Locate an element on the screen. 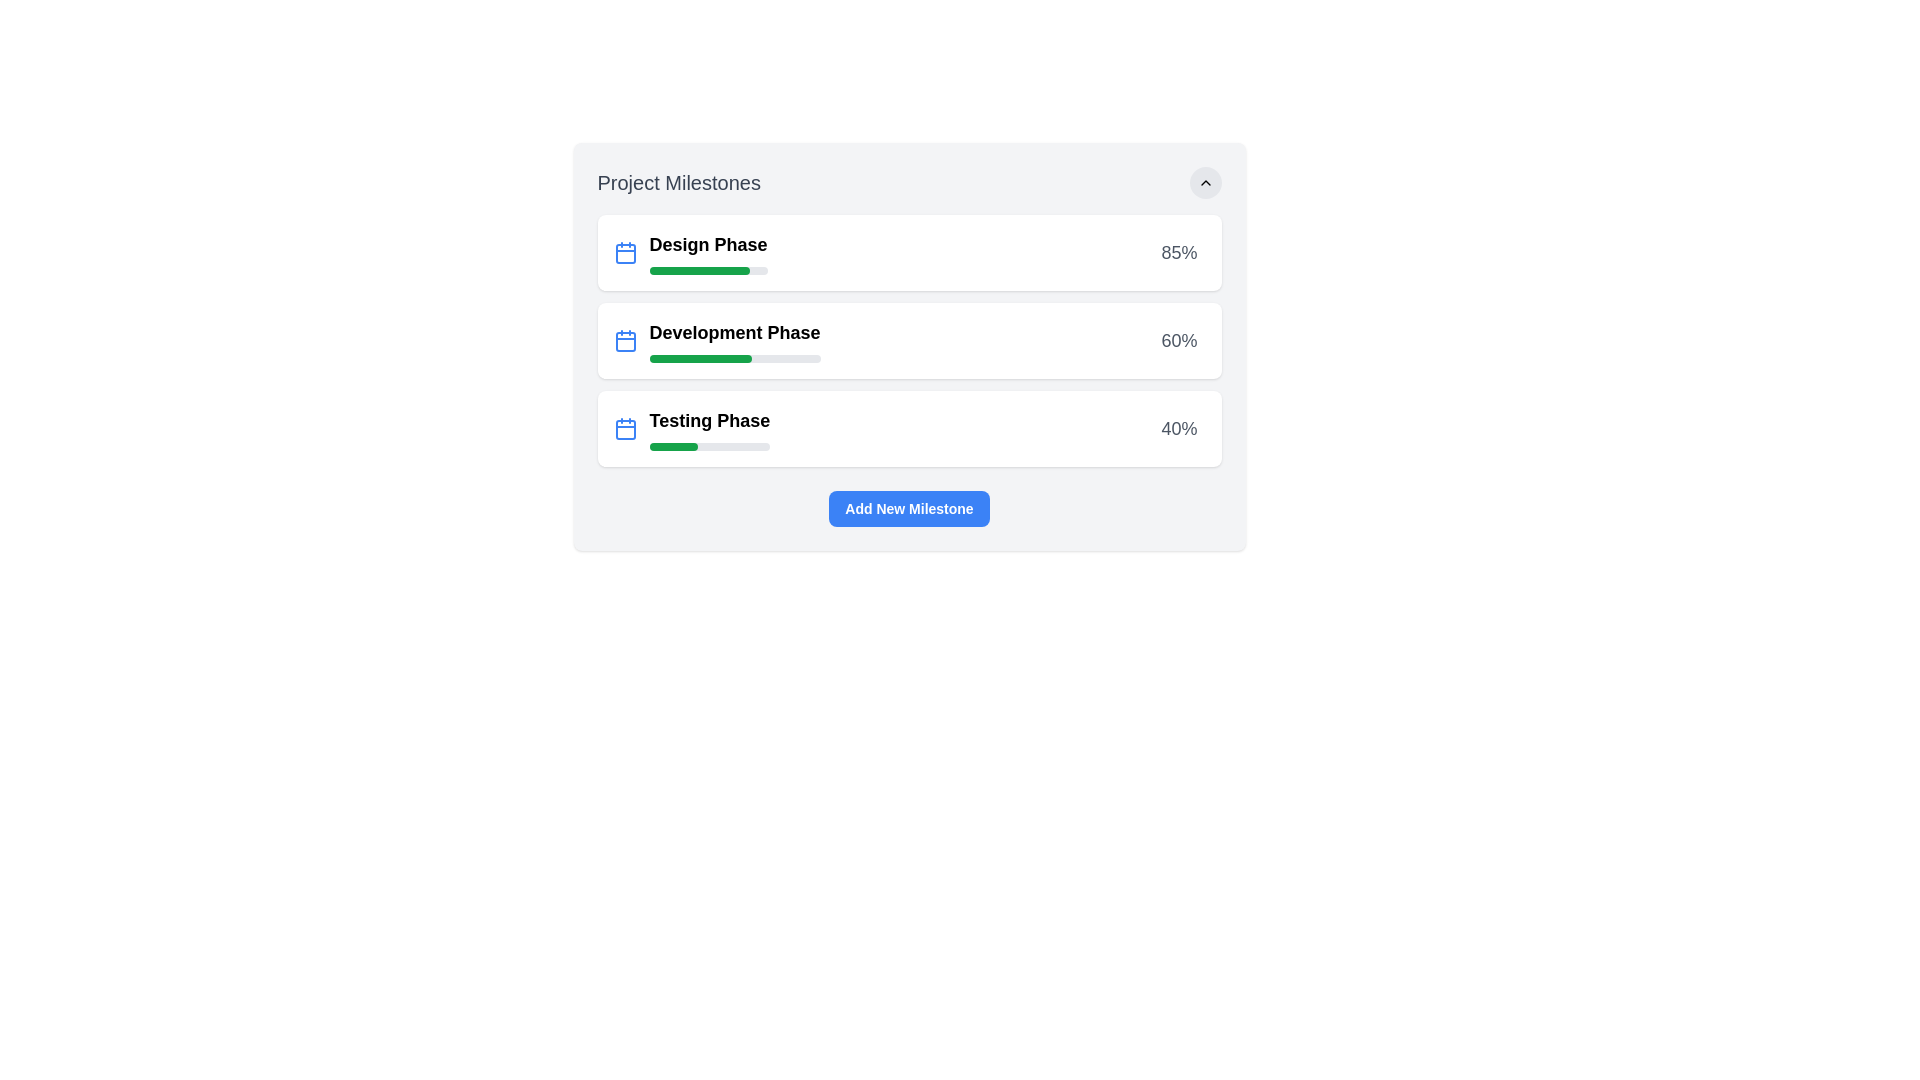  the progress bar indicating 85% completion of the 'Design Phase' milestone, located below the 'Design Phase' label in the 'Project Milestones' card is located at coordinates (708, 270).